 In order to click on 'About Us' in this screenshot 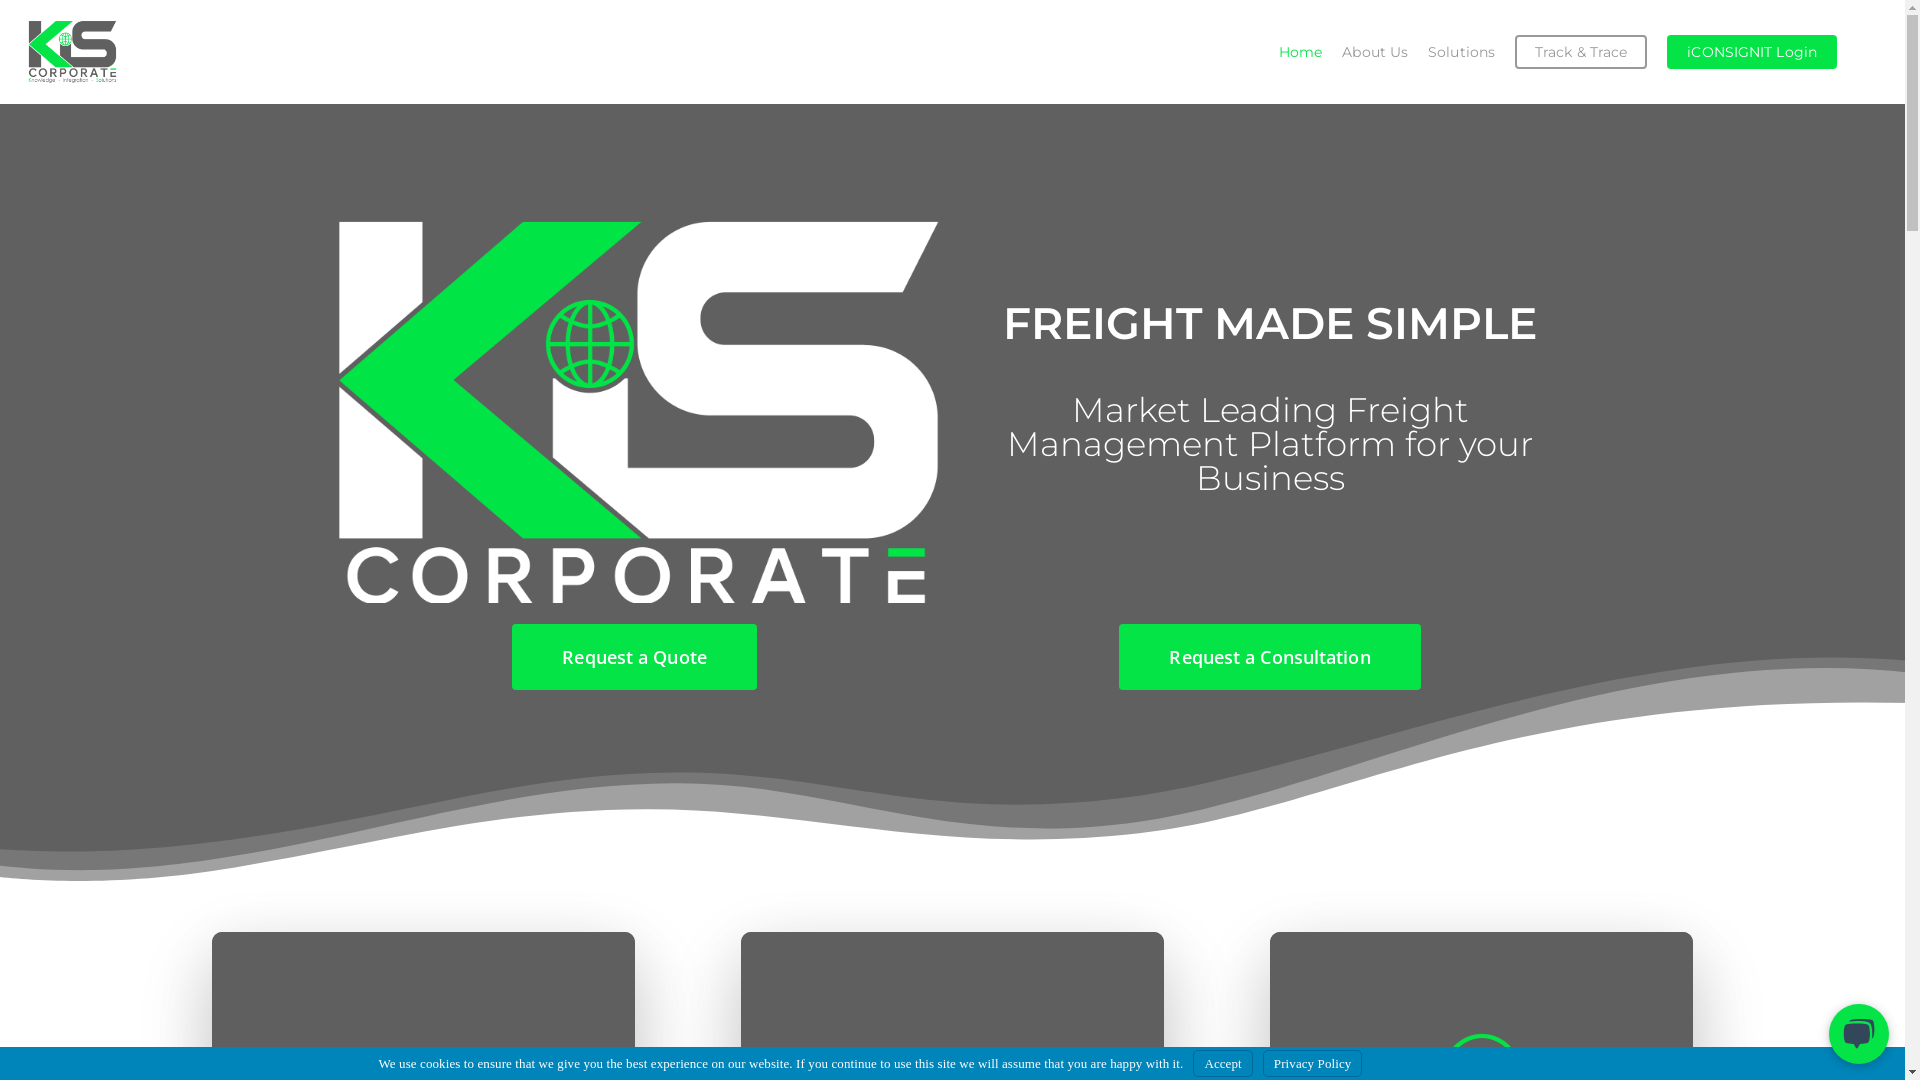, I will do `click(1373, 50)`.